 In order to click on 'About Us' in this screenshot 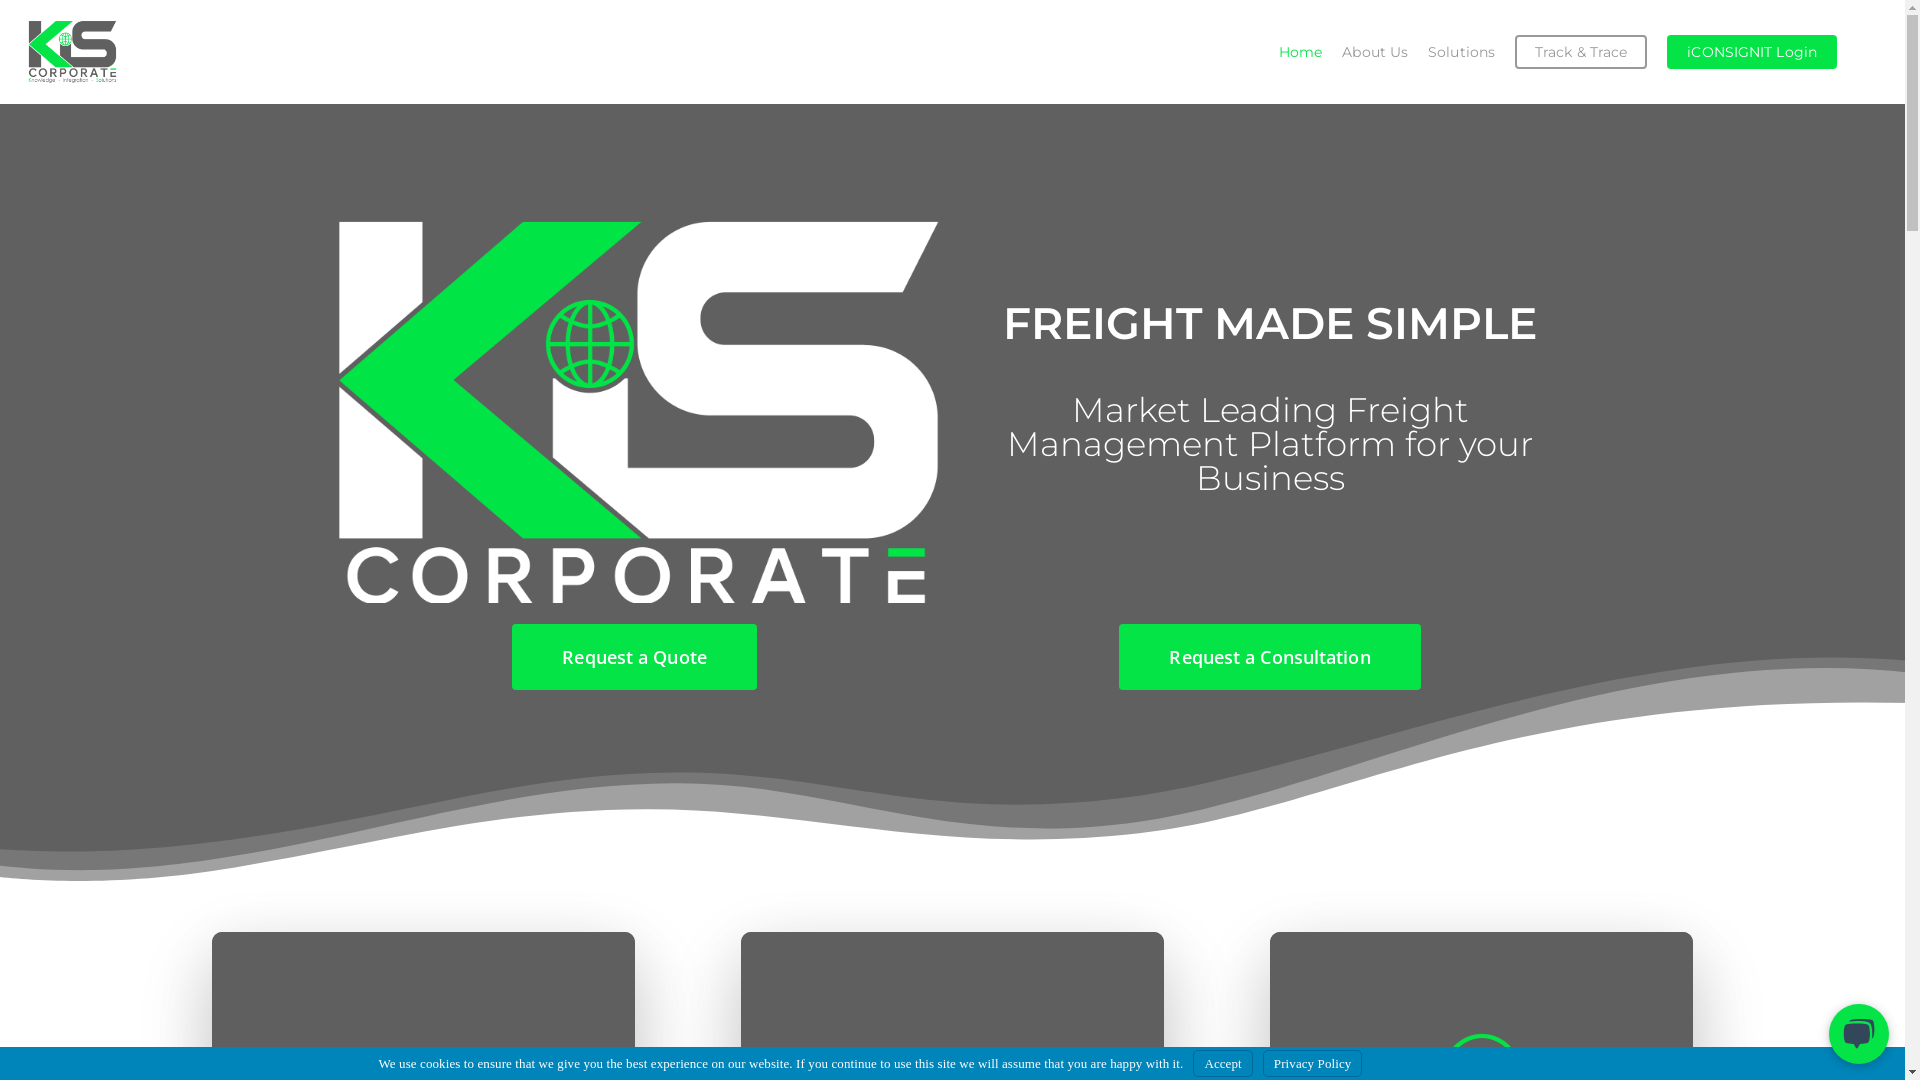, I will do `click(1373, 50)`.